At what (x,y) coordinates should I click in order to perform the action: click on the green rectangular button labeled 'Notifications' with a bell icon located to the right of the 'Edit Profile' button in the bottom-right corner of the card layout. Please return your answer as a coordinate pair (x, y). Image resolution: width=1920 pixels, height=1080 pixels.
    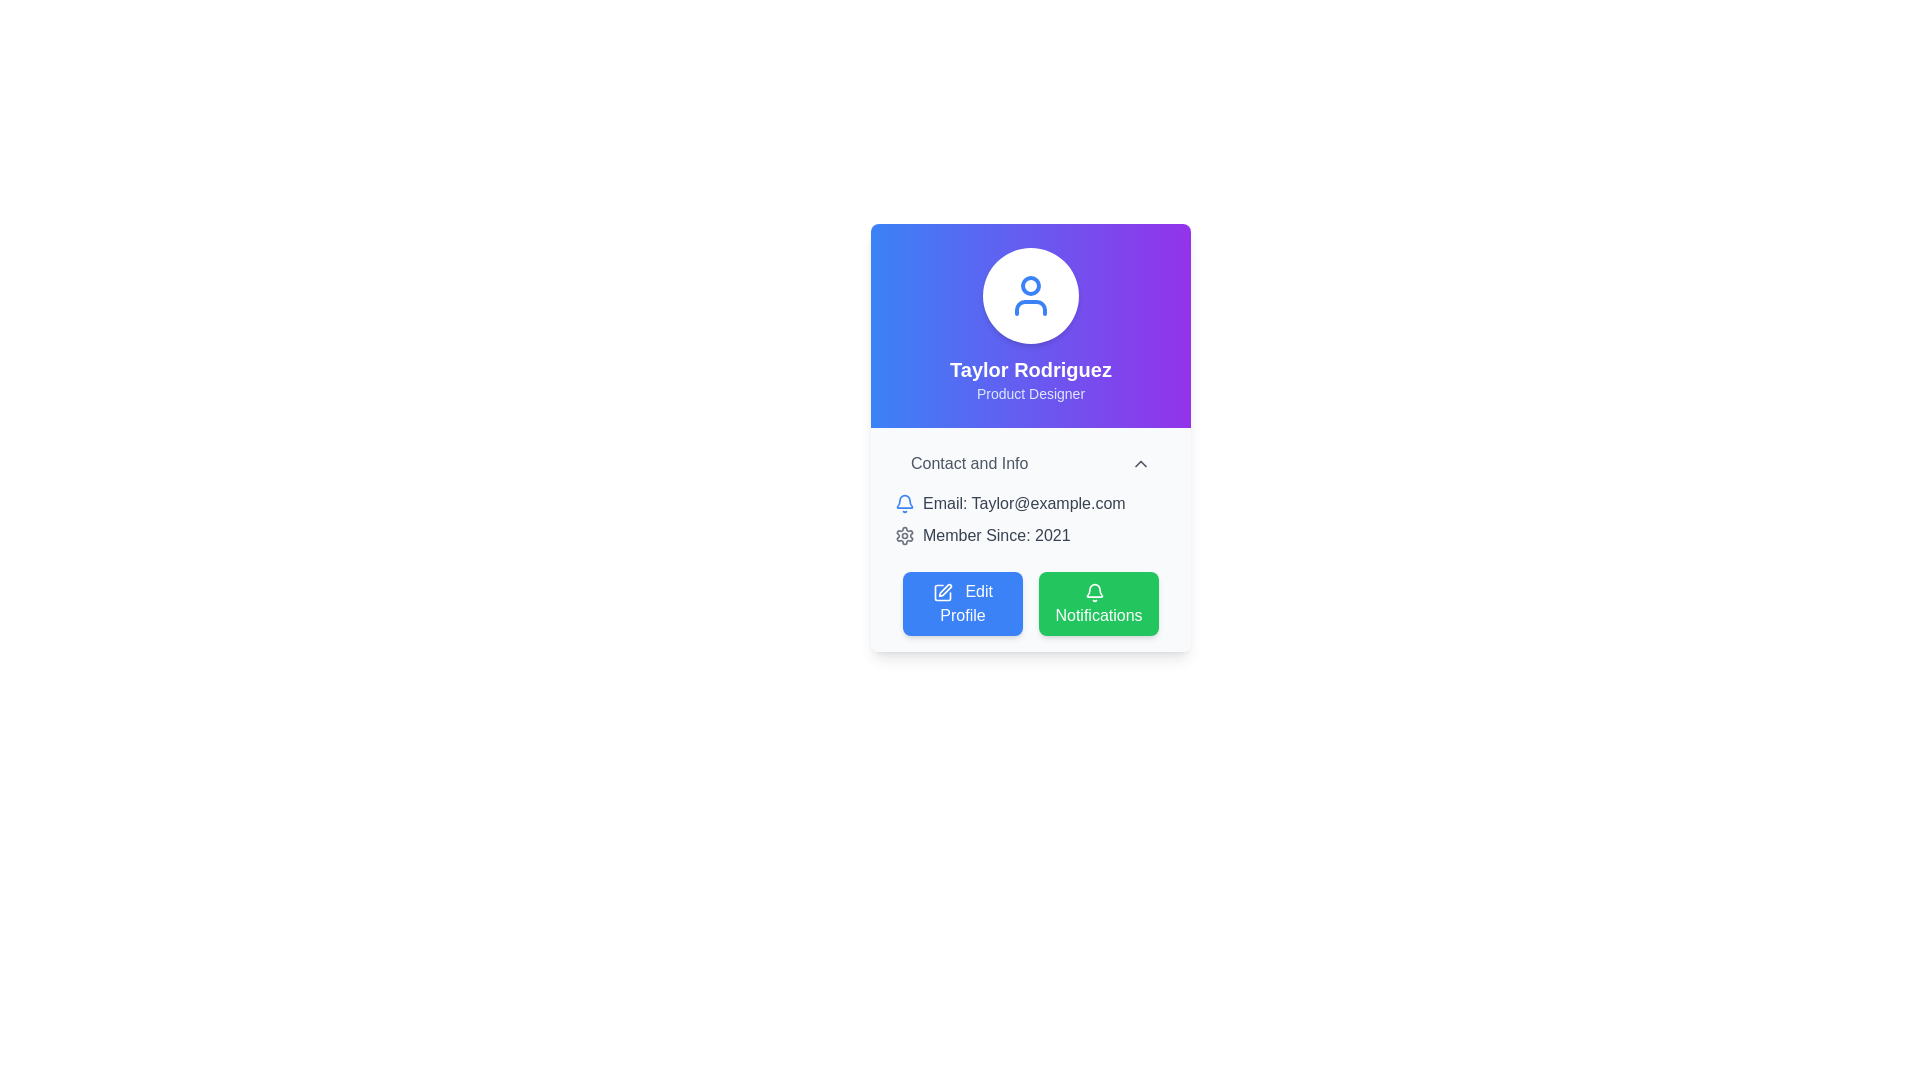
    Looking at the image, I should click on (1098, 603).